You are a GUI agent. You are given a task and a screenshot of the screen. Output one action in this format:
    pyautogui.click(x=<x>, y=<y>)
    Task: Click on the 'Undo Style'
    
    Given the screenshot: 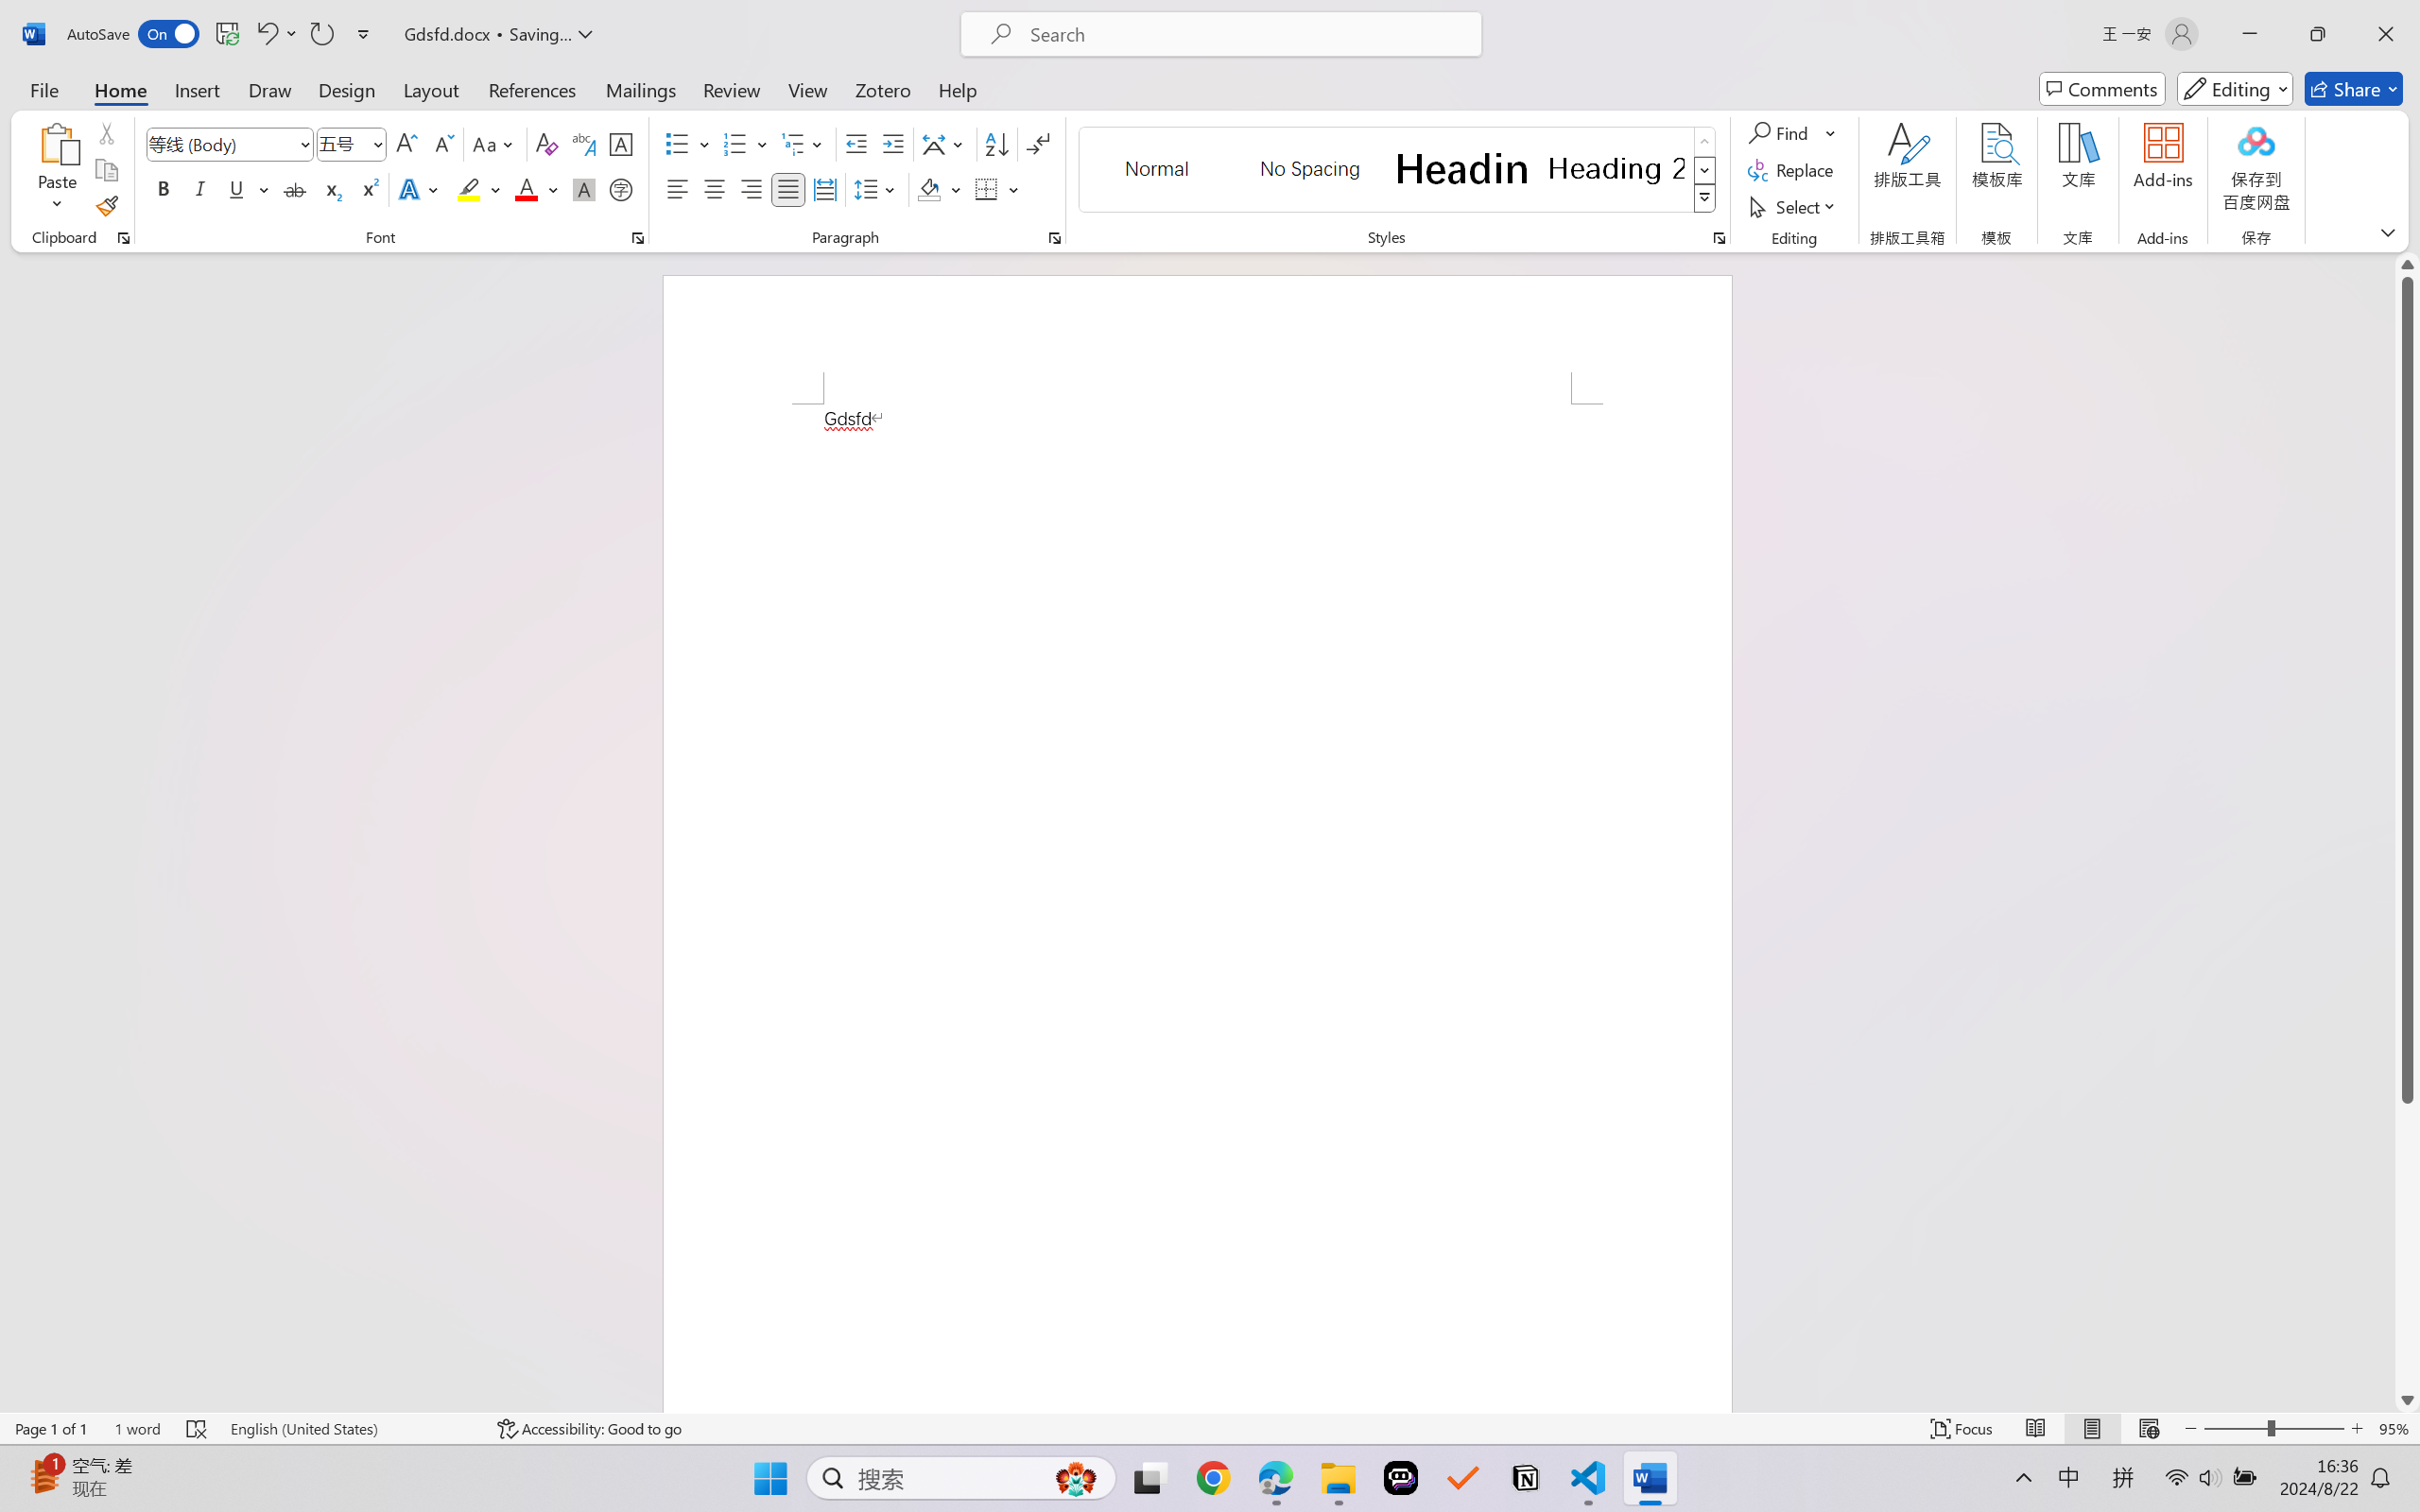 What is the action you would take?
    pyautogui.click(x=274, y=33)
    